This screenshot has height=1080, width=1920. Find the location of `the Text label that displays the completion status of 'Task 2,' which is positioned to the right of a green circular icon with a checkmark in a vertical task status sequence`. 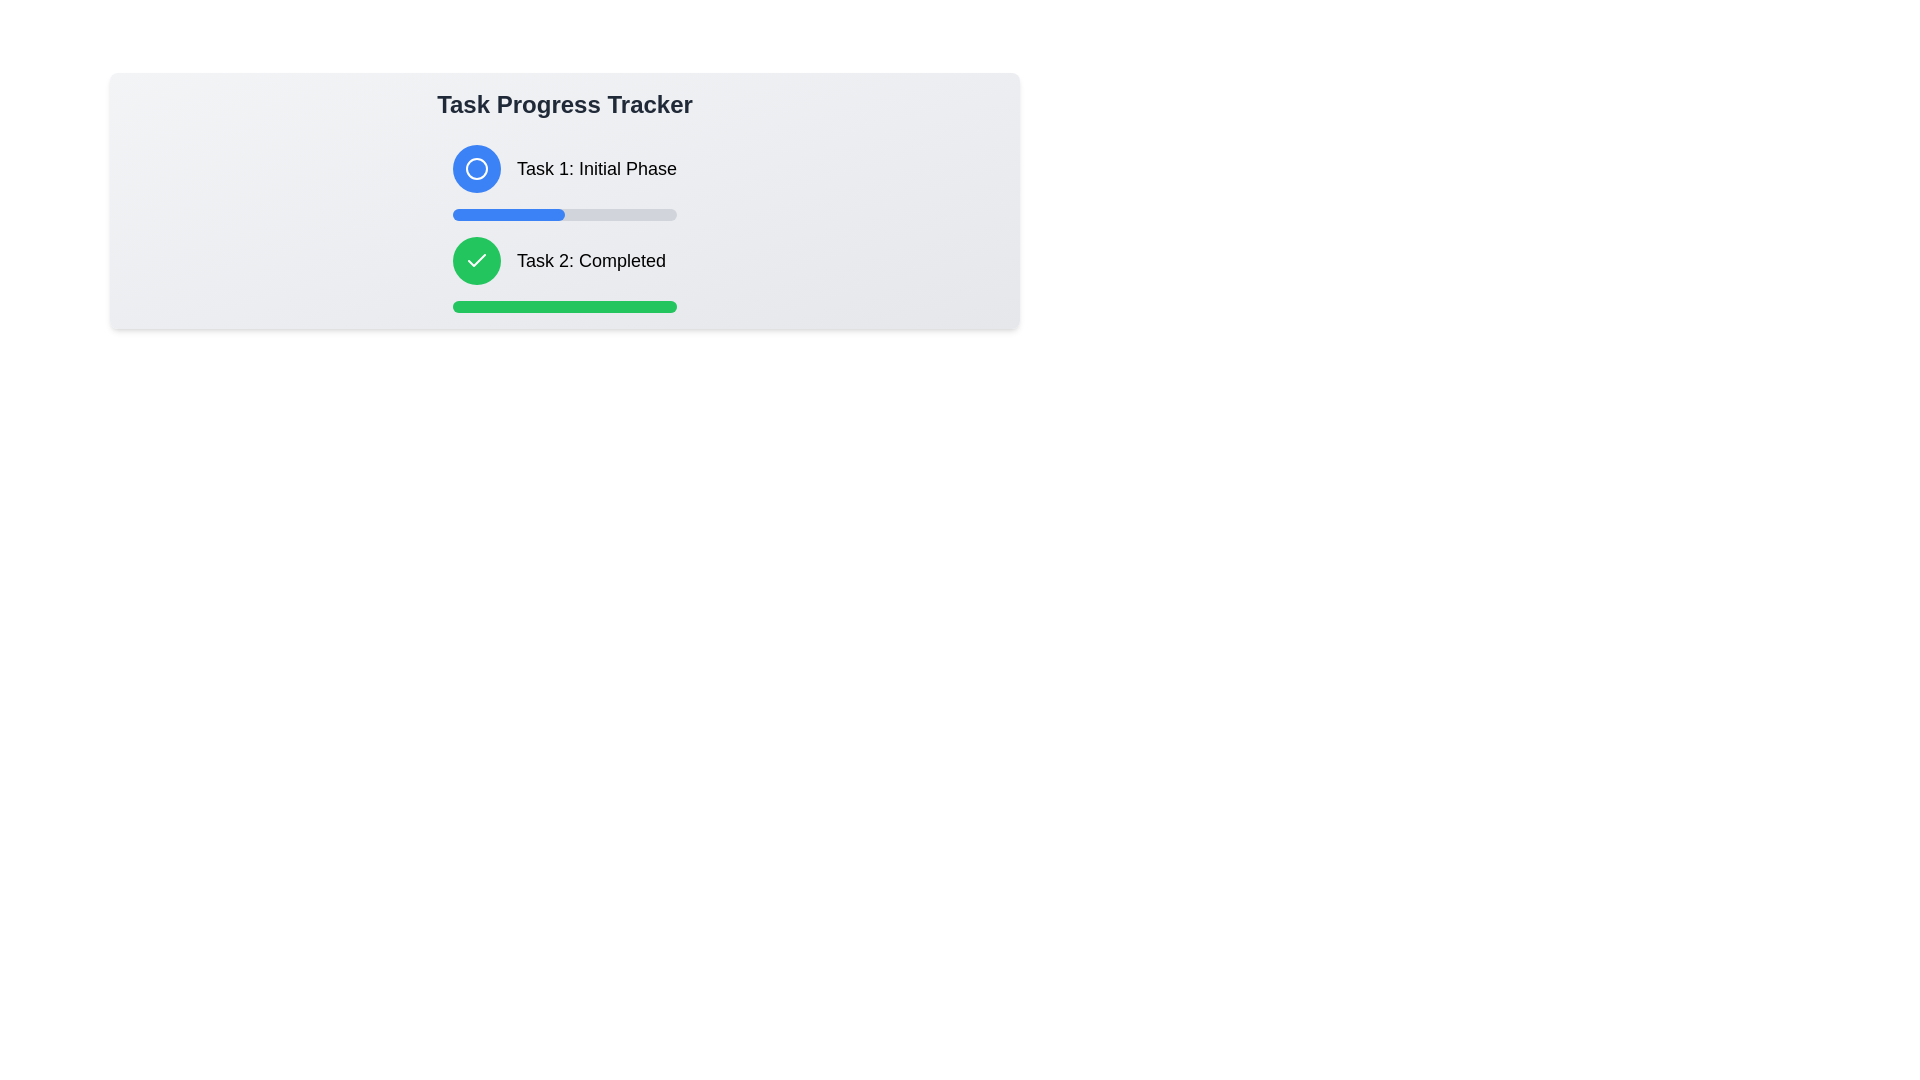

the Text label that displays the completion status of 'Task 2,' which is positioned to the right of a green circular icon with a checkmark in a vertical task status sequence is located at coordinates (590, 260).